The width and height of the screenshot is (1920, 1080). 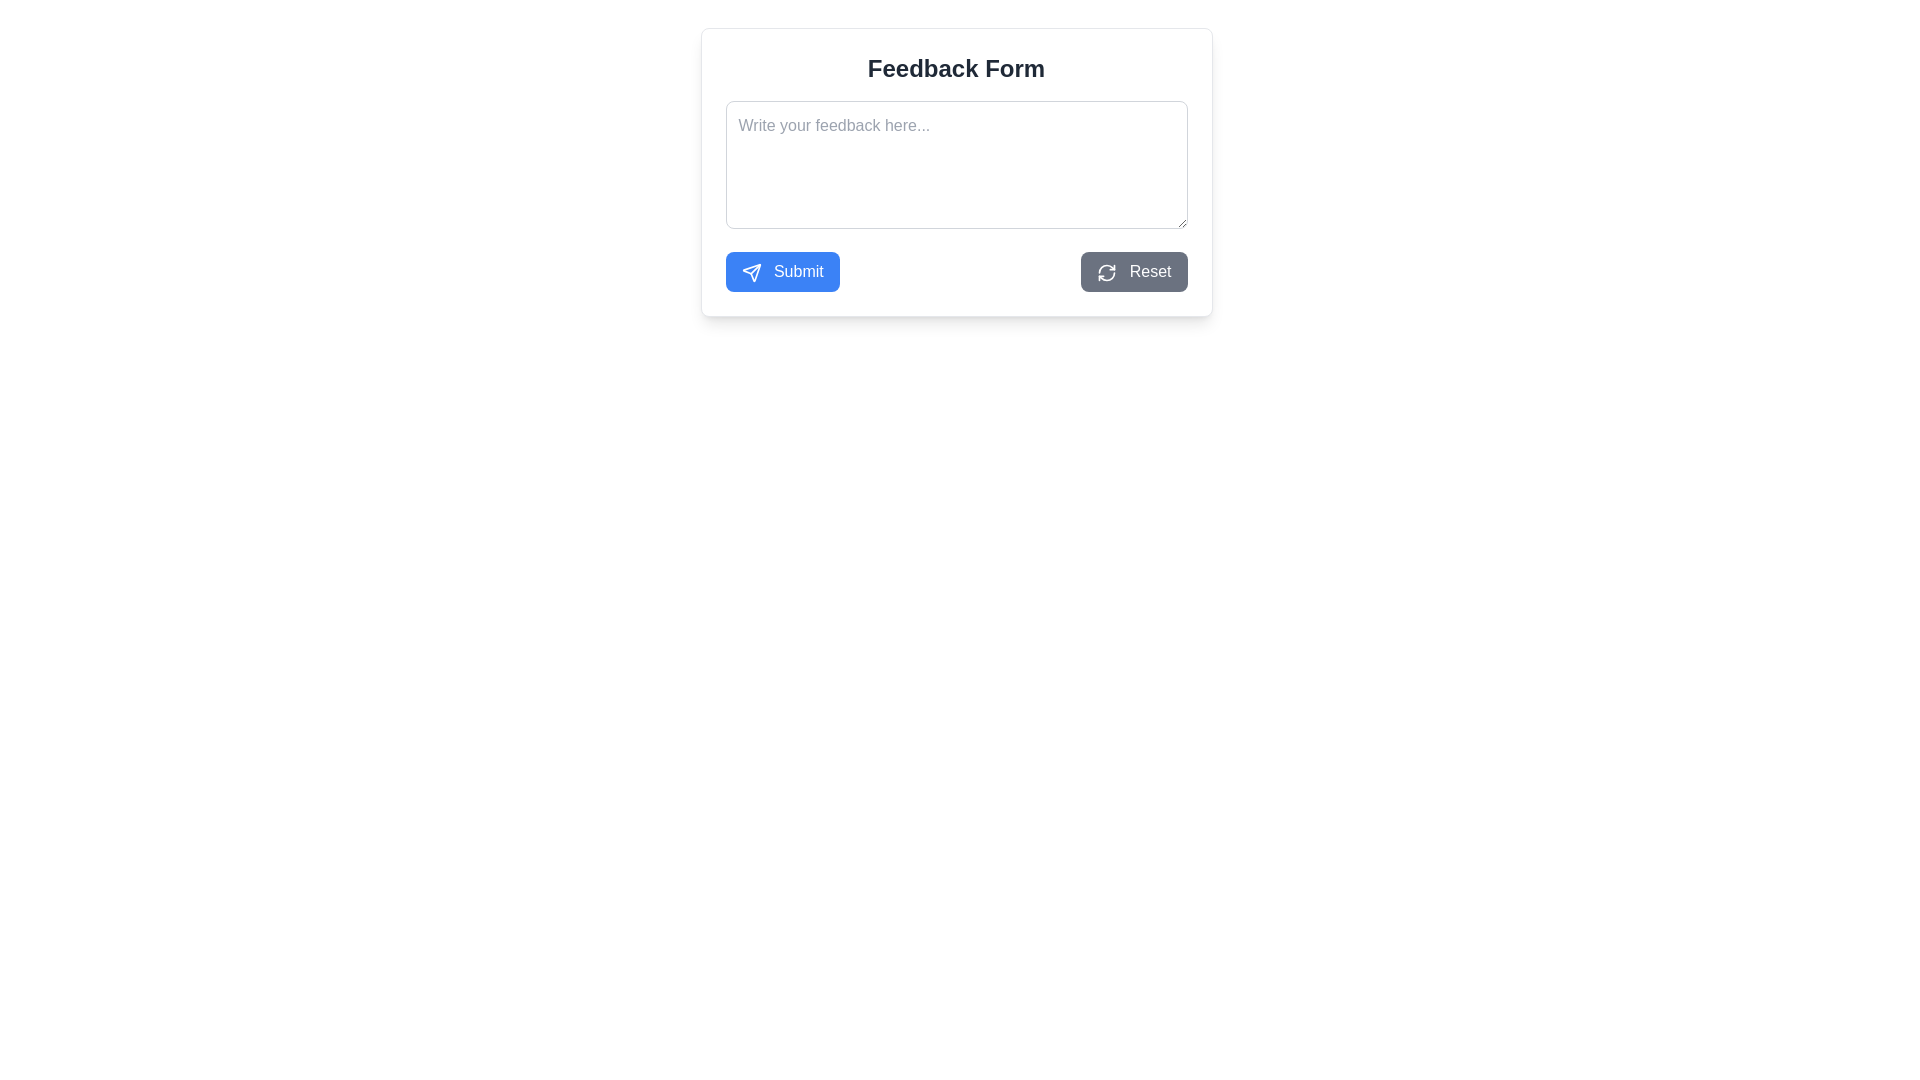 I want to click on the 'Reset' button with a gray background and white text and icon to observe its hover effects, so click(x=1134, y=272).